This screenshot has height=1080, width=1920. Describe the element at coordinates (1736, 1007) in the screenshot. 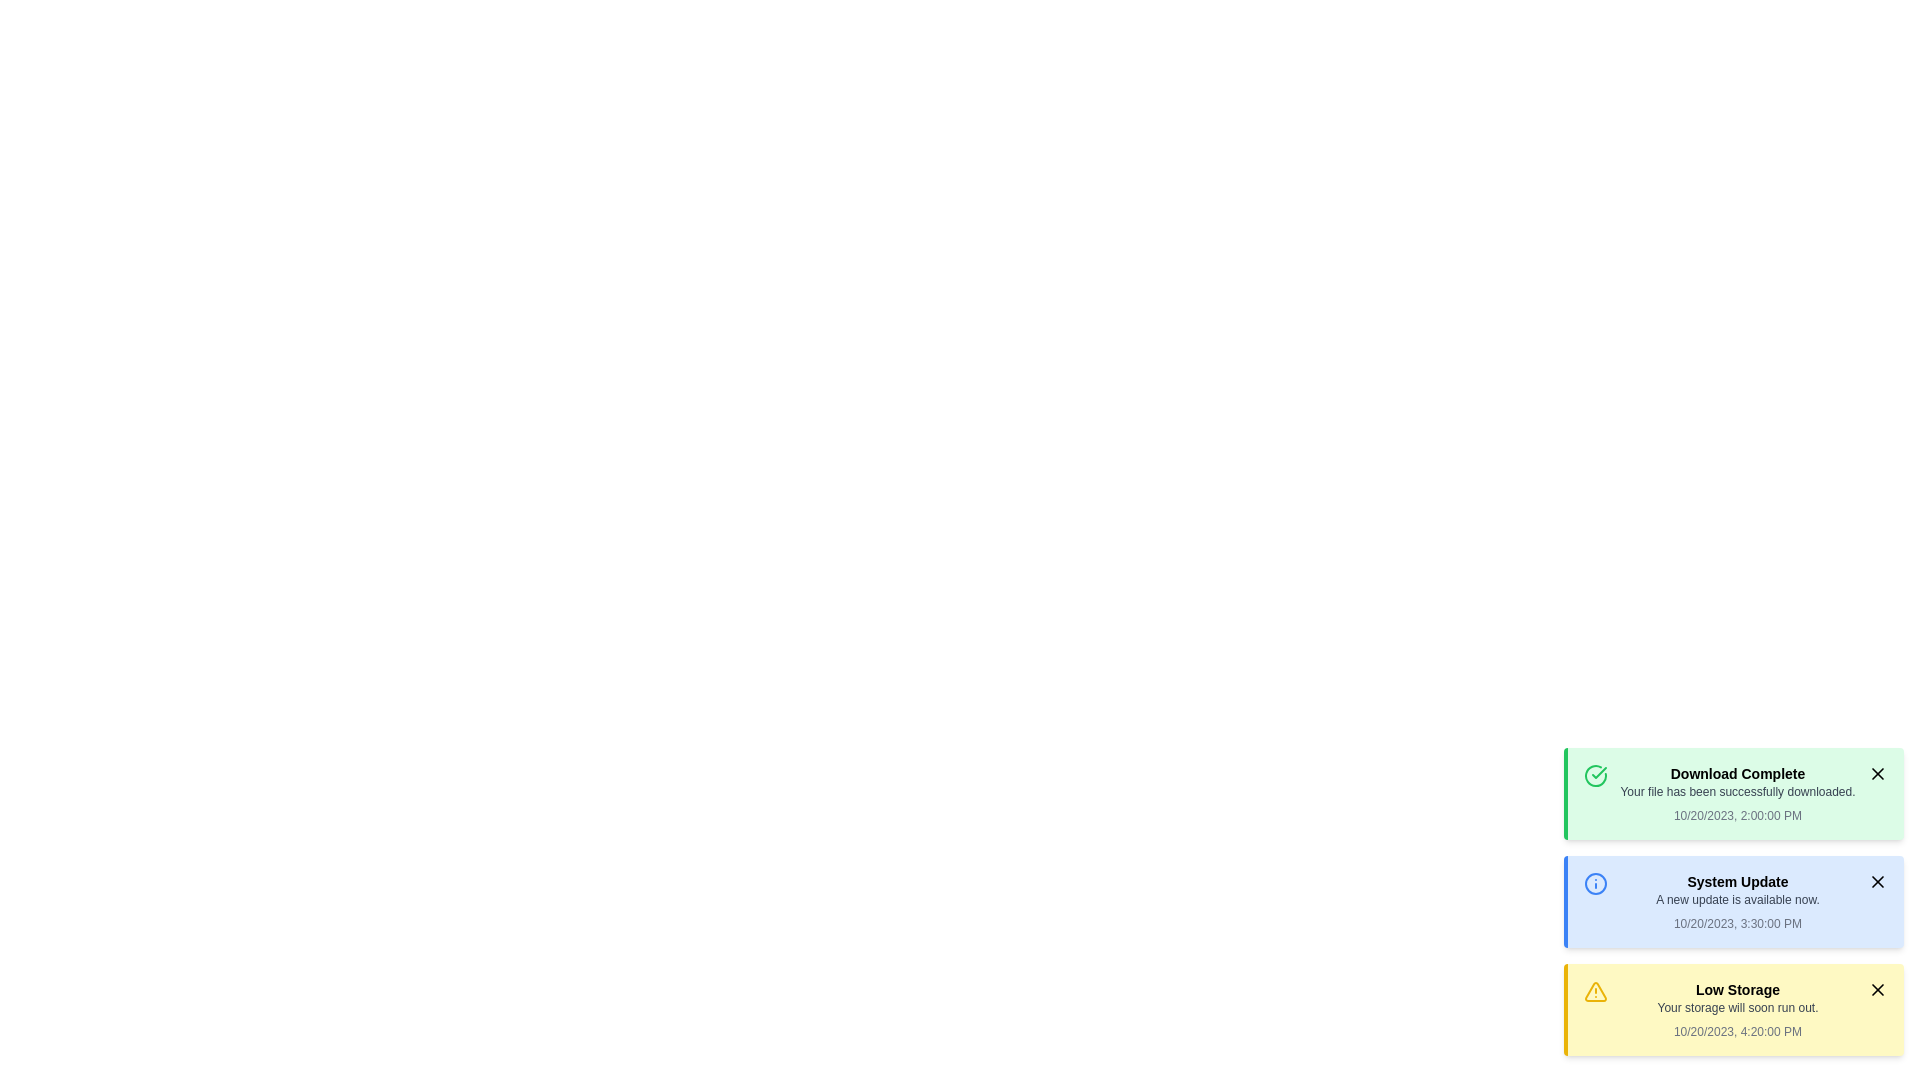

I see `the static text element displaying 'Your storage will soon run out.' located within the yellow notification card` at that location.